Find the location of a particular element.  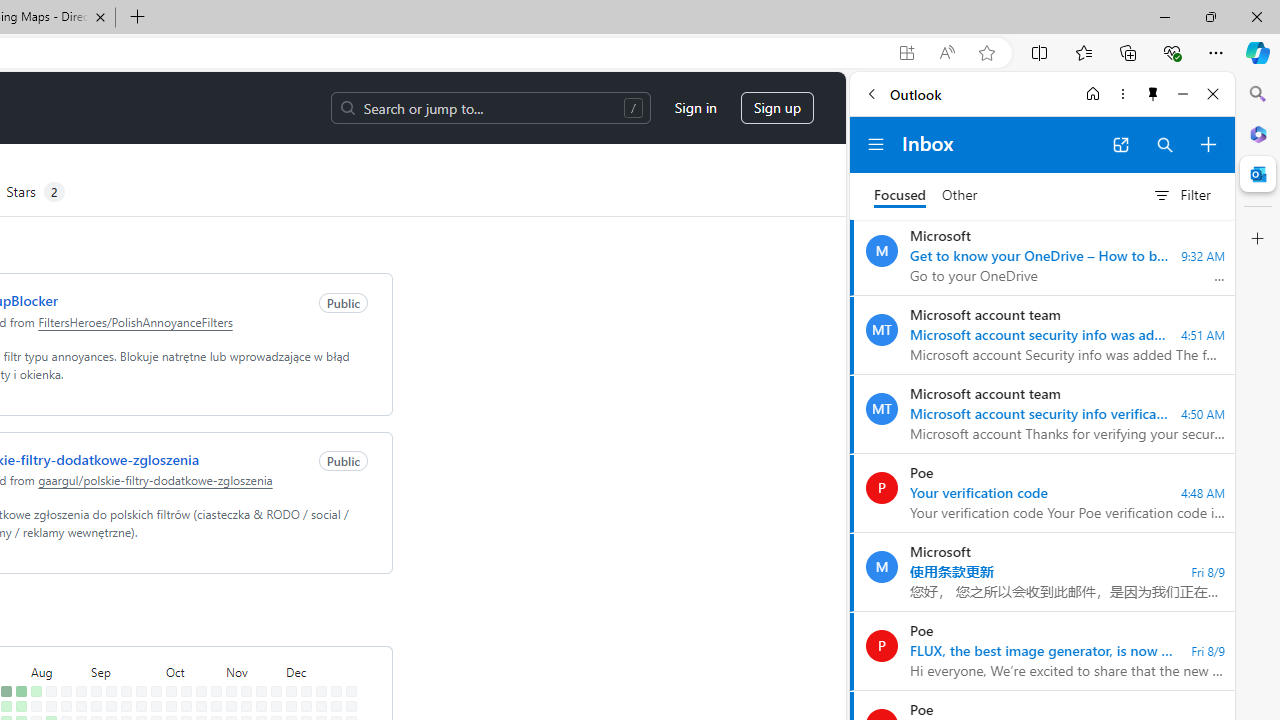

'Folder navigation' is located at coordinates (876, 144).